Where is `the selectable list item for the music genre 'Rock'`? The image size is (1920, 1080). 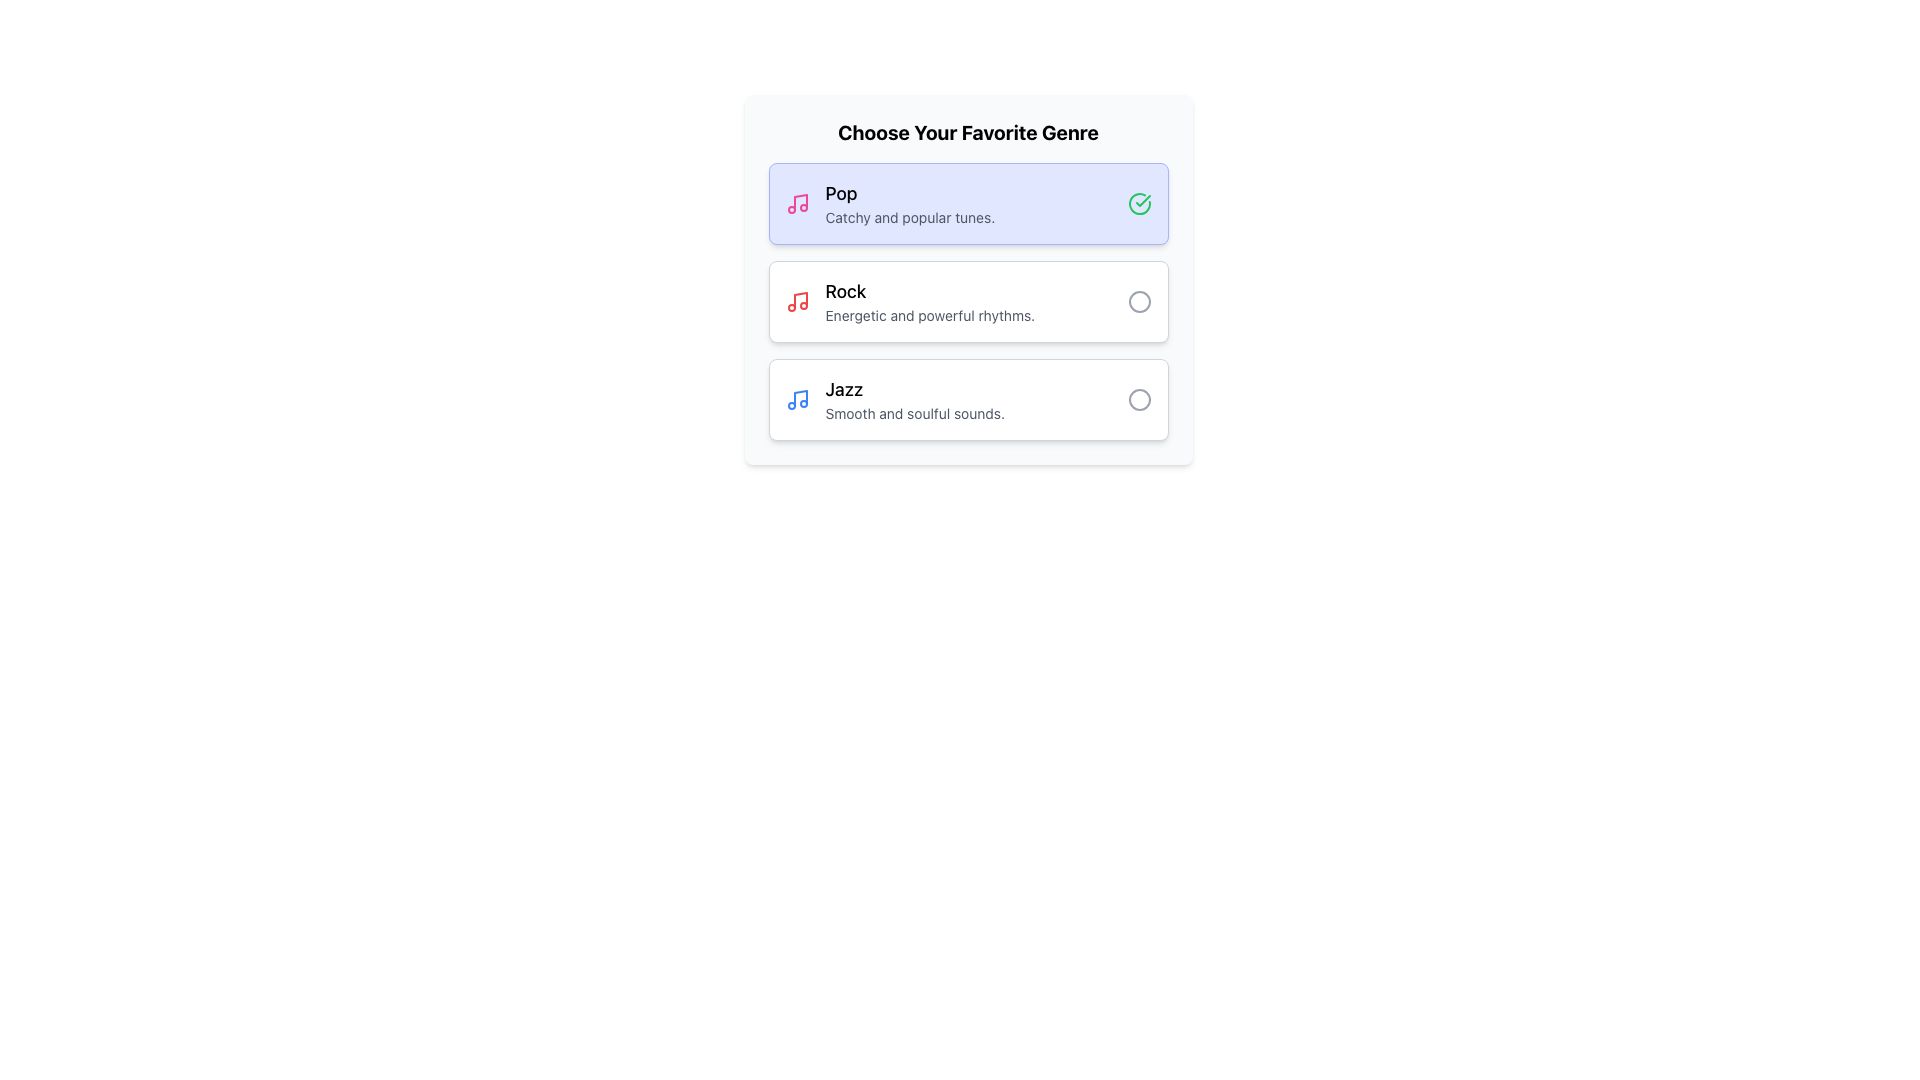 the selectable list item for the music genre 'Rock' is located at coordinates (968, 301).